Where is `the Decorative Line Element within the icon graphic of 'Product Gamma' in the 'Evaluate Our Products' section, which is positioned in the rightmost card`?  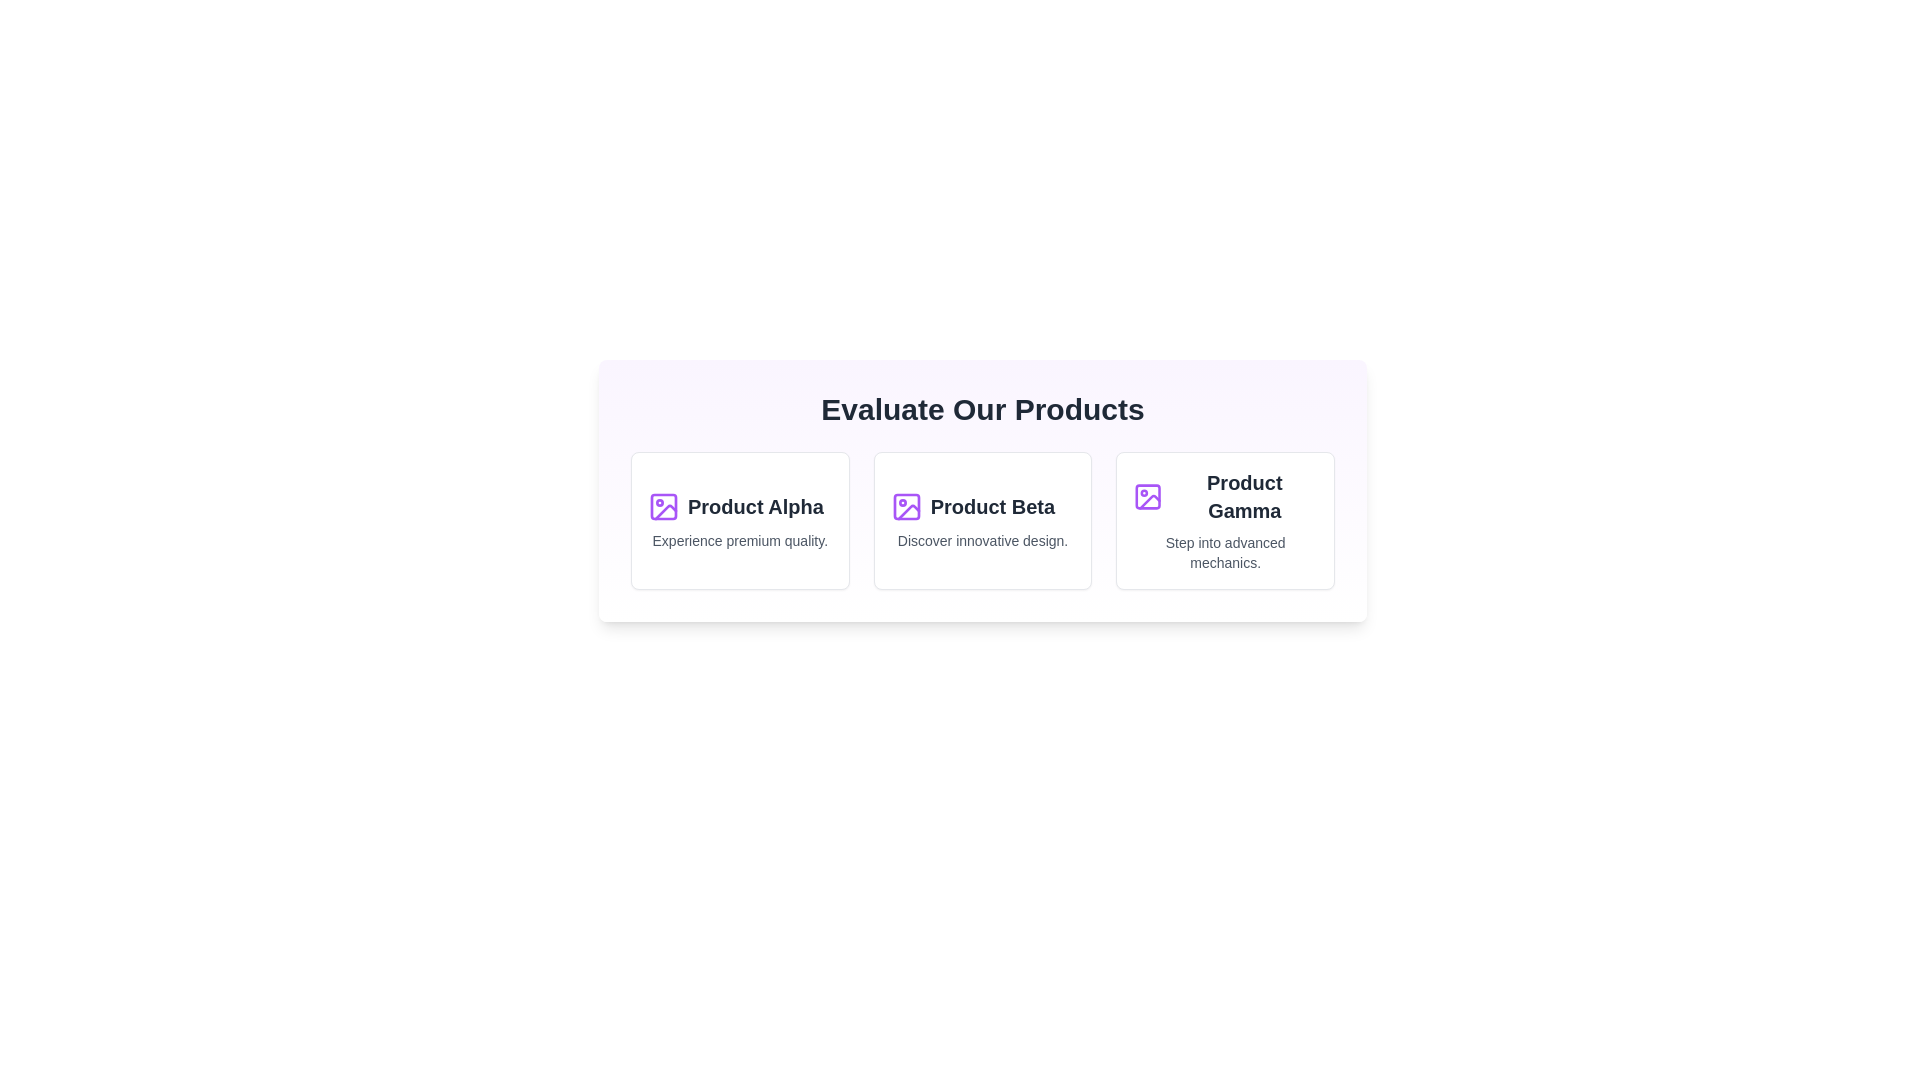
the Decorative Line Element within the icon graphic of 'Product Gamma' in the 'Evaluate Our Products' section, which is positioned in the rightmost card is located at coordinates (1150, 501).